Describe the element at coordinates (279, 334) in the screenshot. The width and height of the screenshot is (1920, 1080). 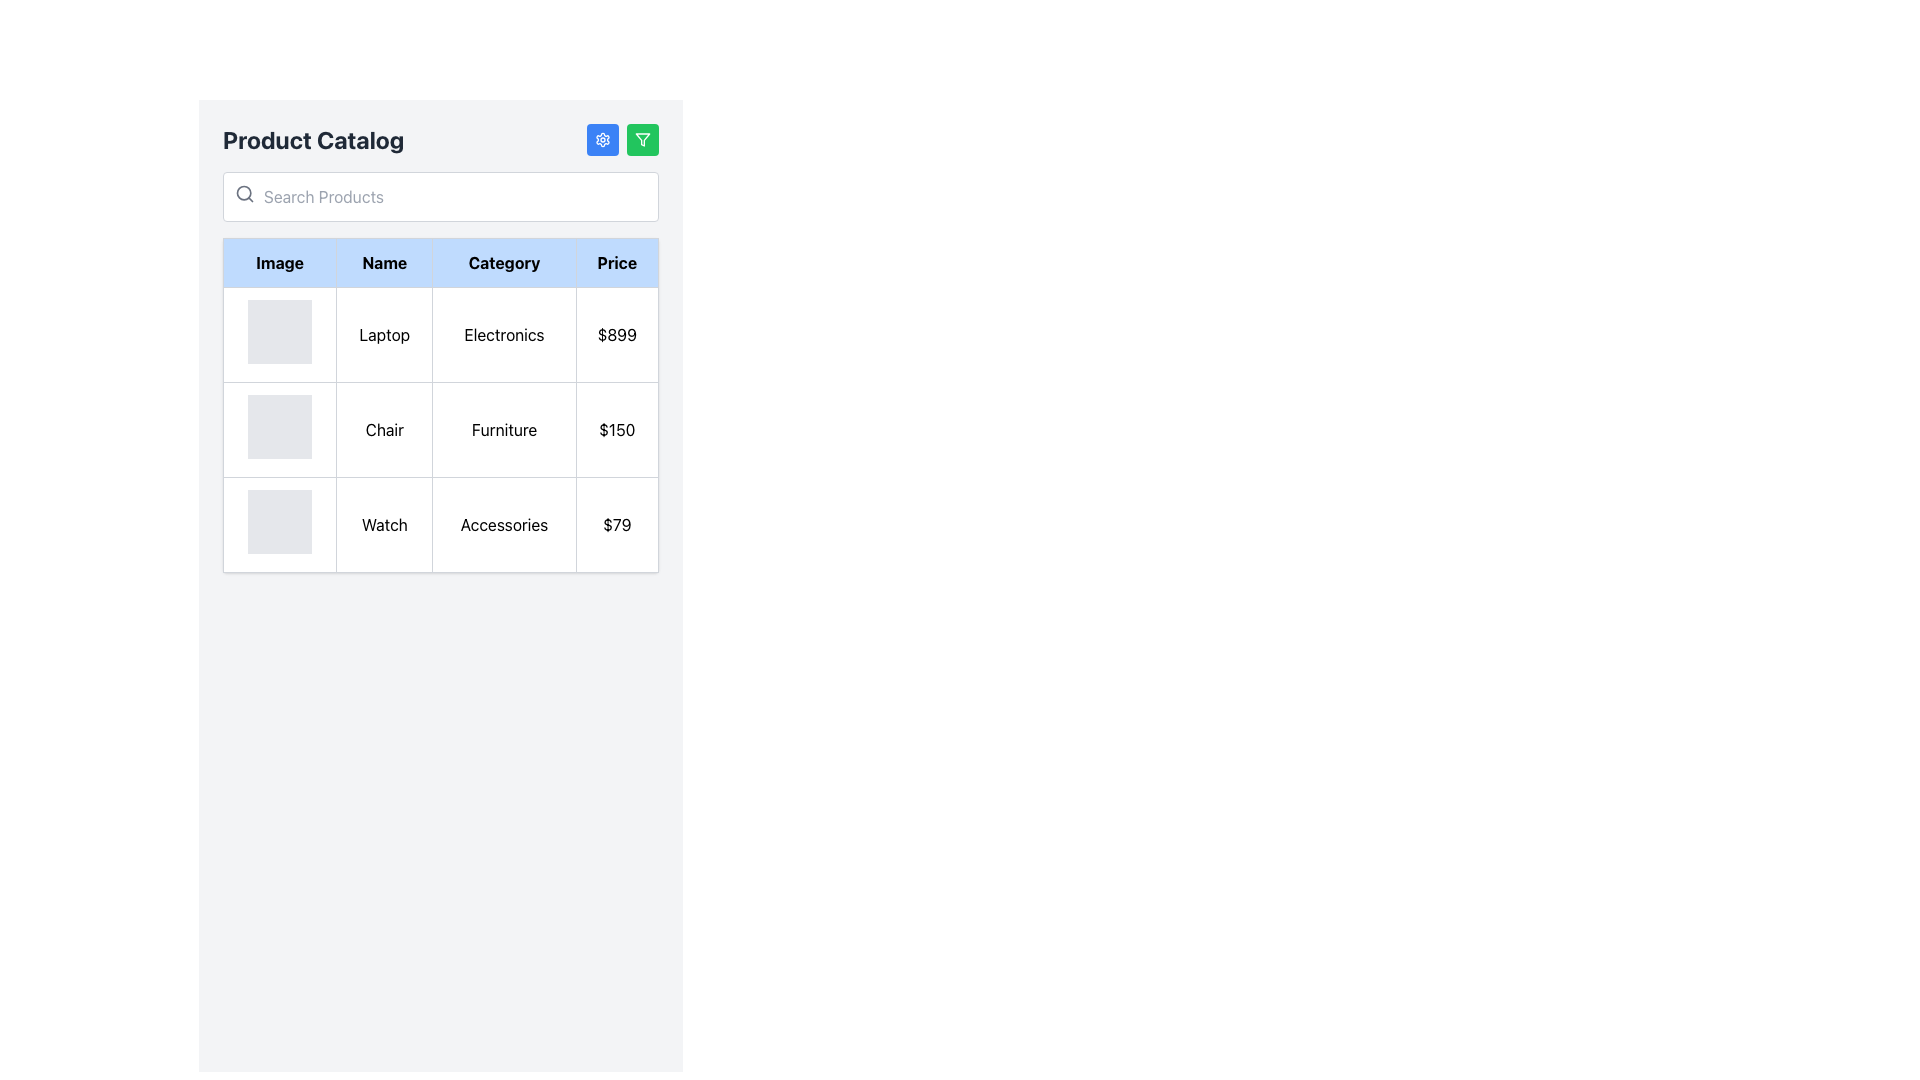
I see `the square area with a light gray background located in the 'Image' column of the first row in the product table` at that location.